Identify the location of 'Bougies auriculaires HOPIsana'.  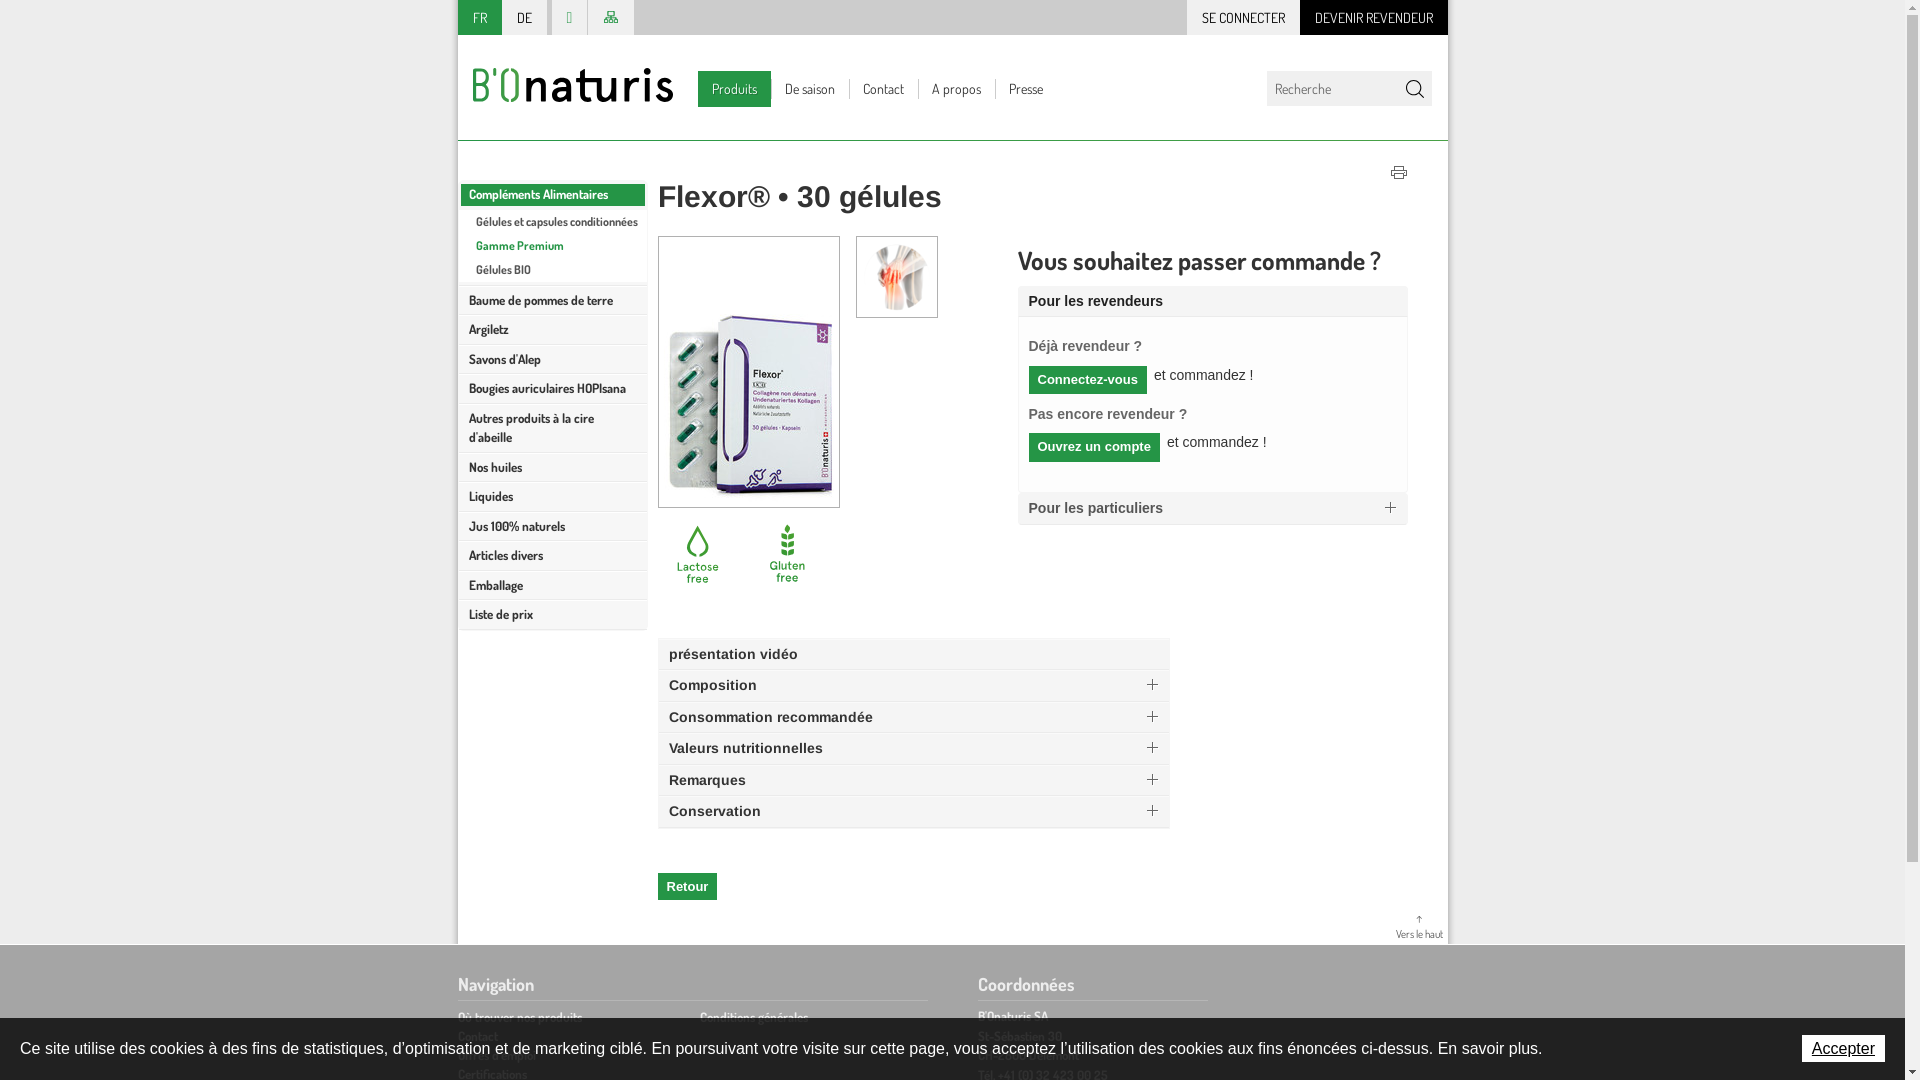
(552, 389).